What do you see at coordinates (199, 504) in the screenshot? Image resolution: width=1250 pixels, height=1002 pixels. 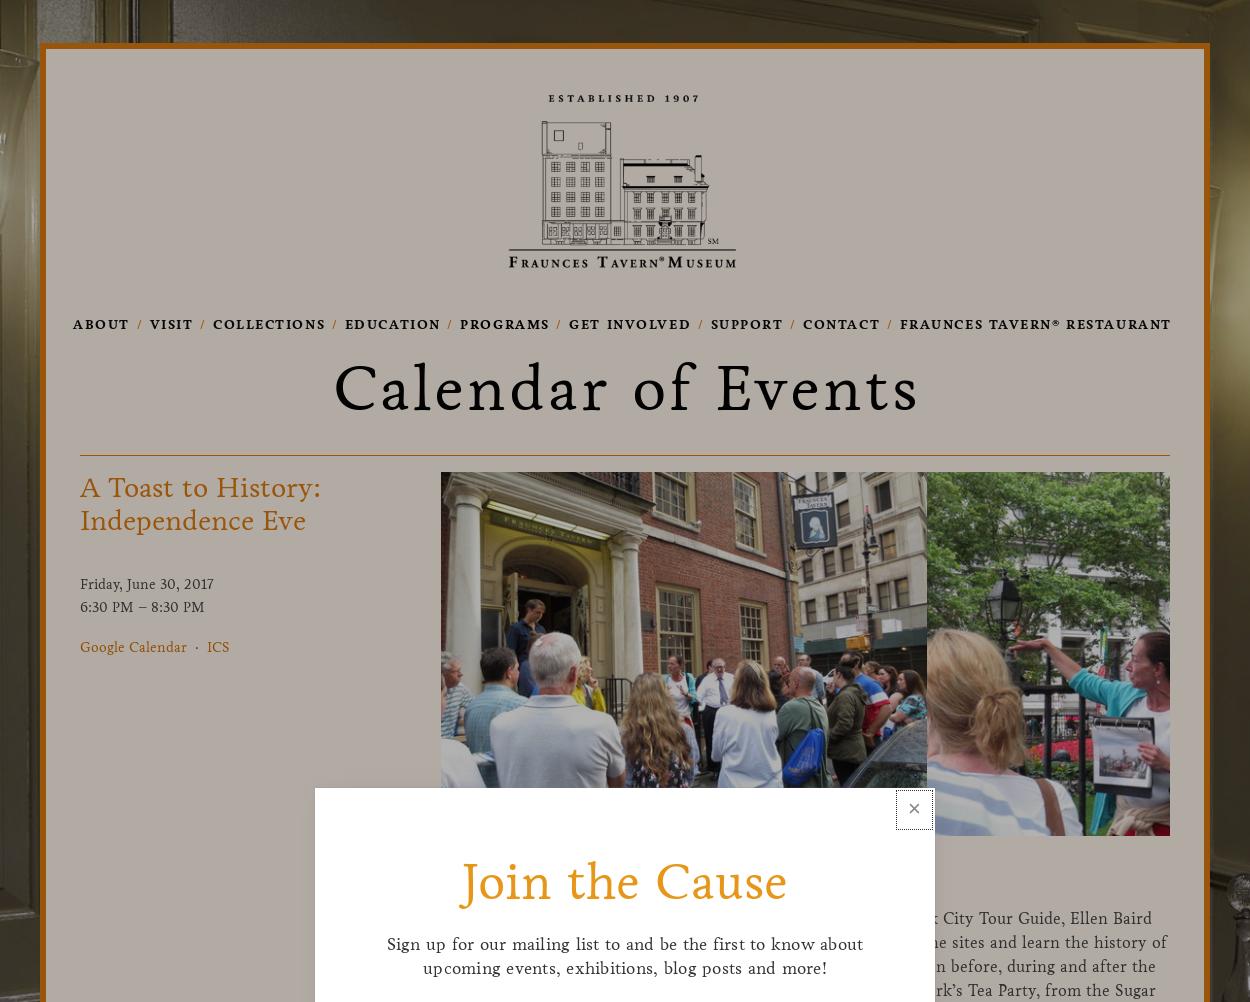 I see `'A Toast to History: Independence Eve'` at bounding box center [199, 504].